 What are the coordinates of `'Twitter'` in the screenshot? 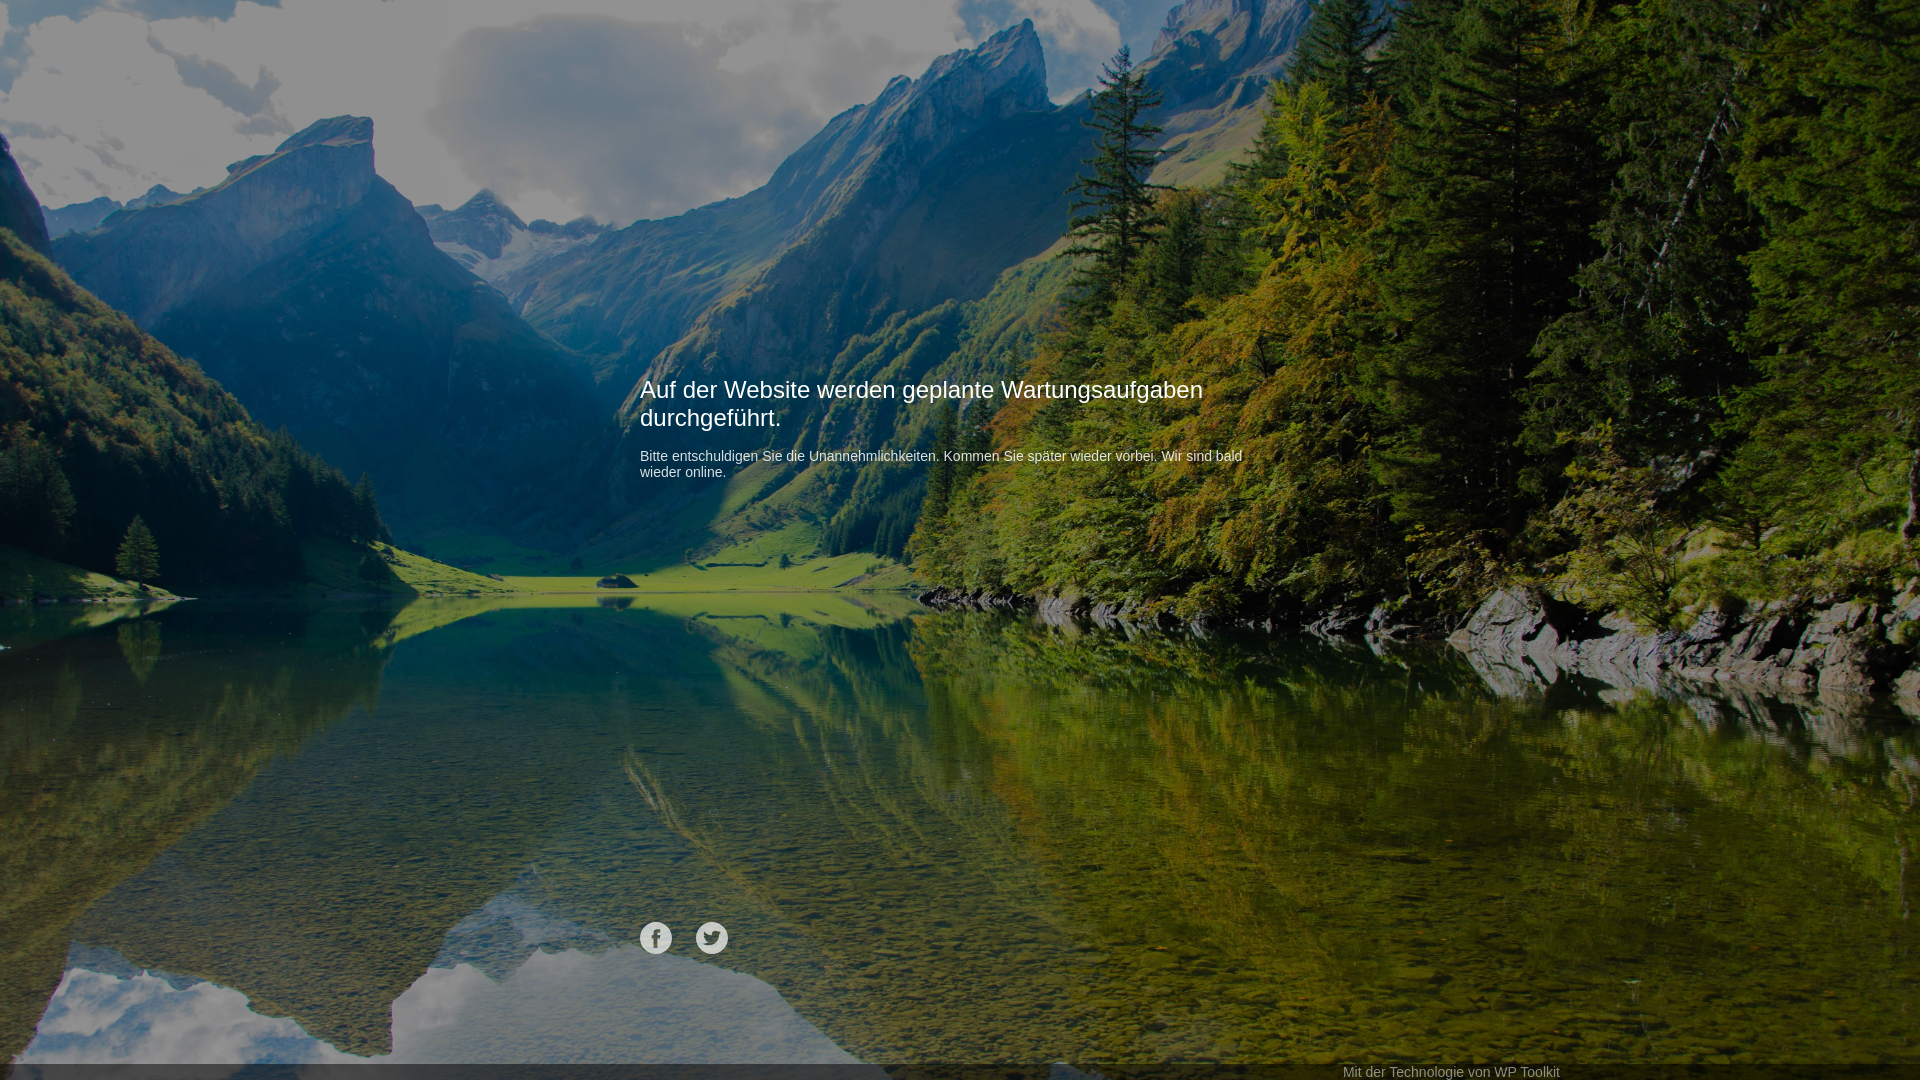 It's located at (711, 937).